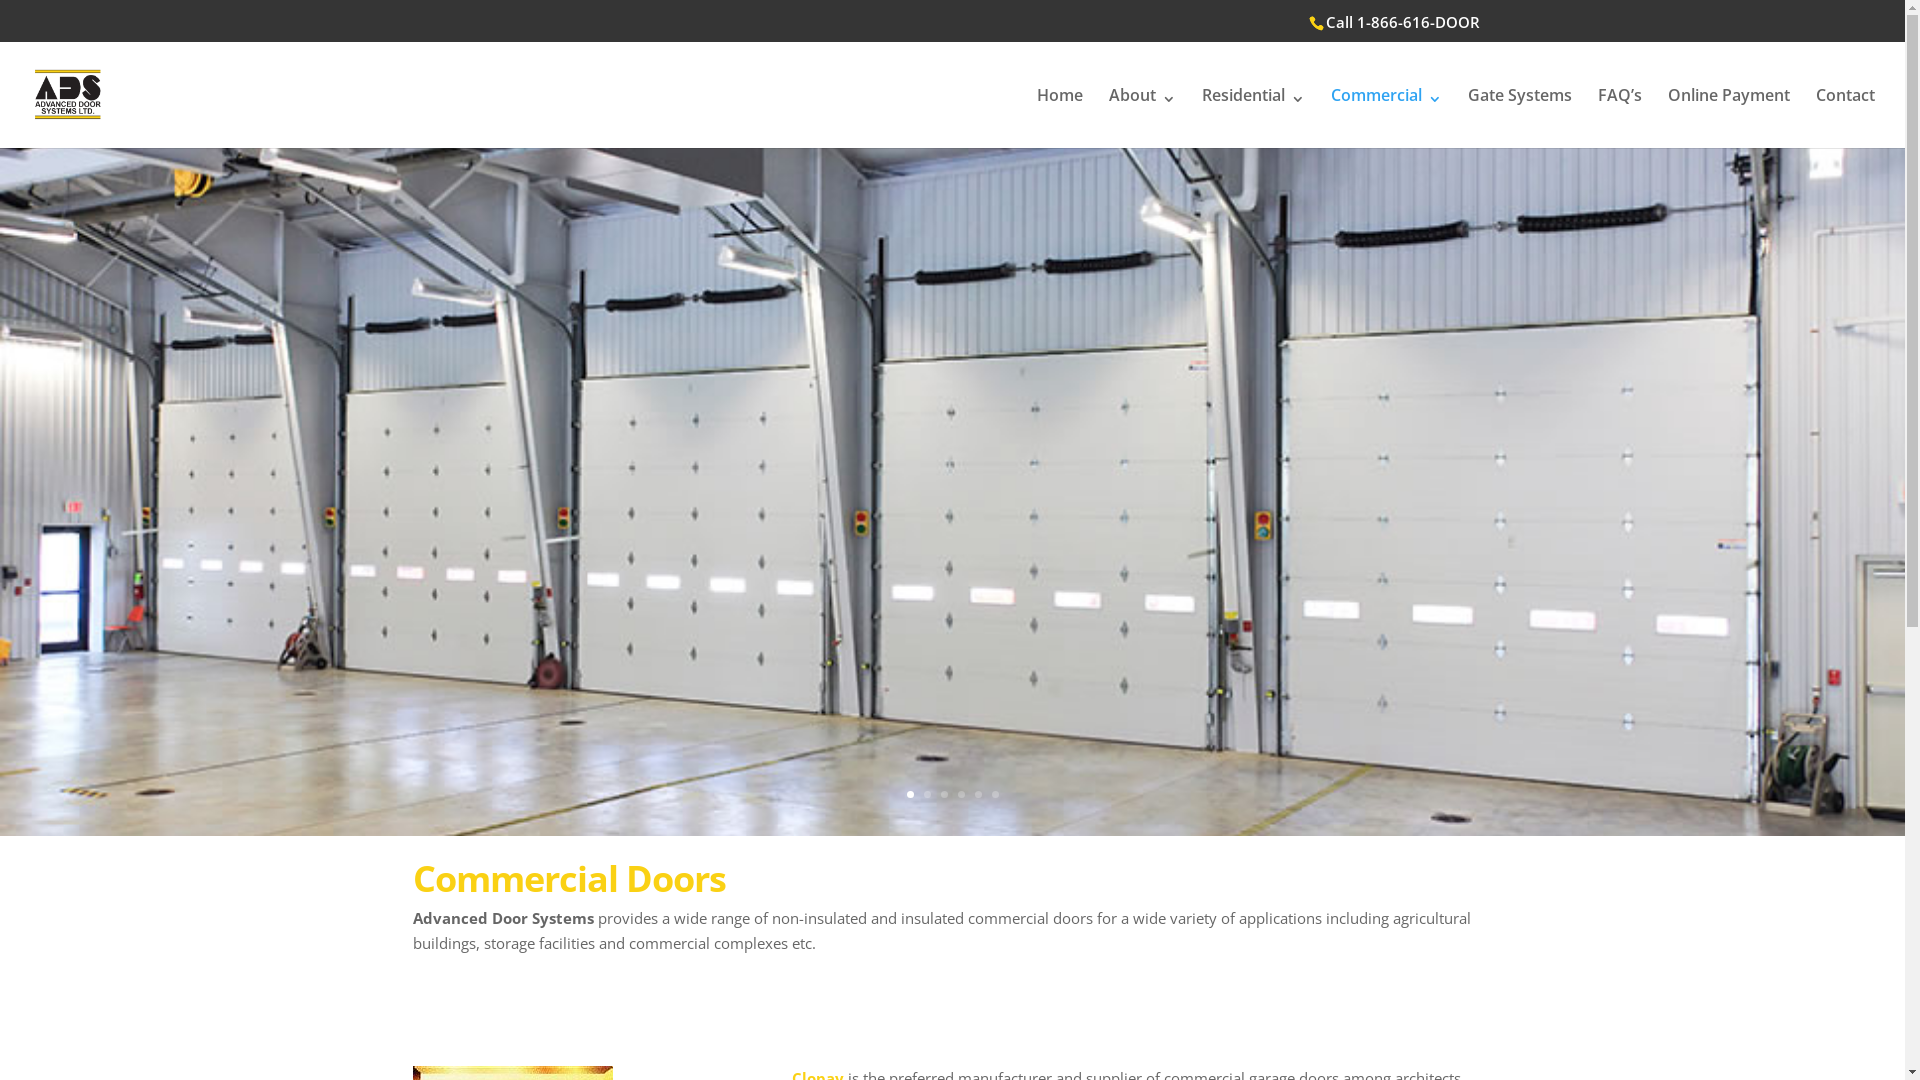 This screenshot has width=1920, height=1080. Describe the element at coordinates (1401, 22) in the screenshot. I see `'Call 1-866-616-DOOR'` at that location.